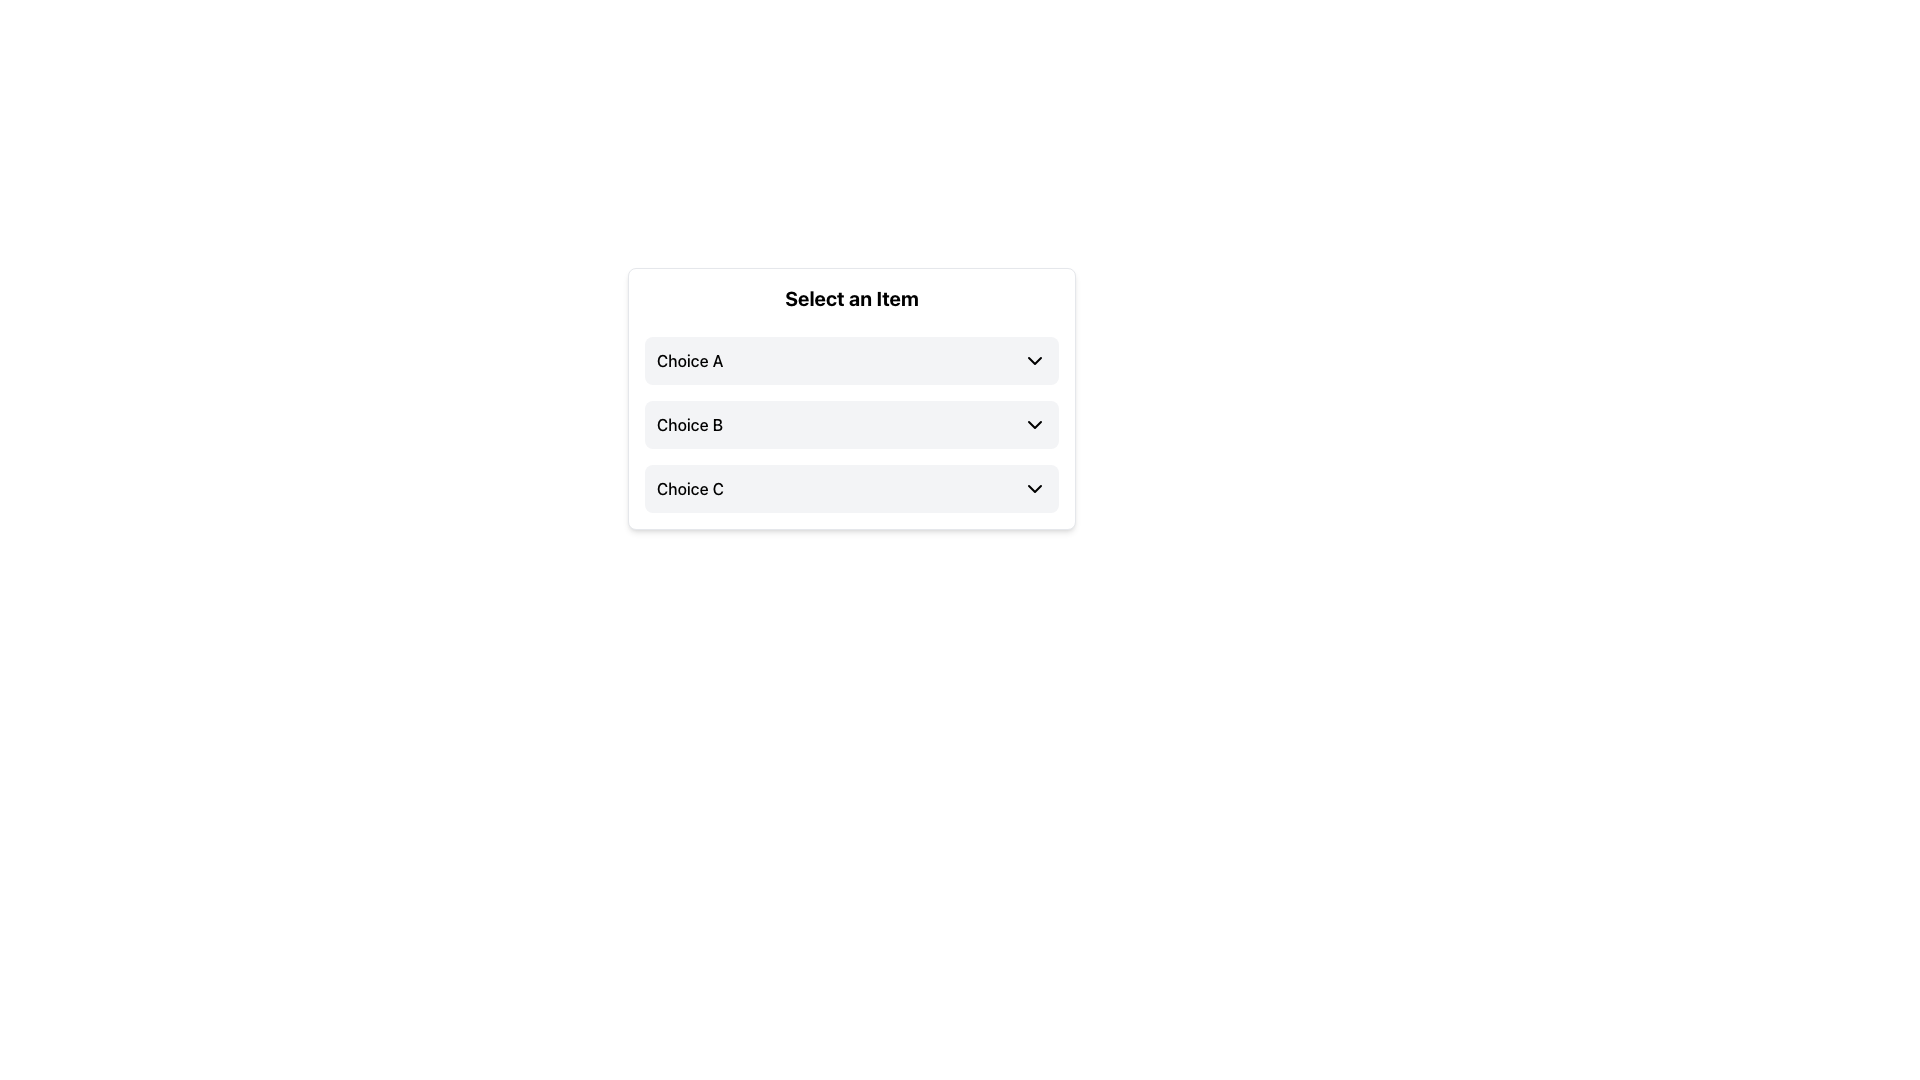 The height and width of the screenshot is (1080, 1920). Describe the element at coordinates (851, 423) in the screenshot. I see `the list option labeled 'Choice B'` at that location.